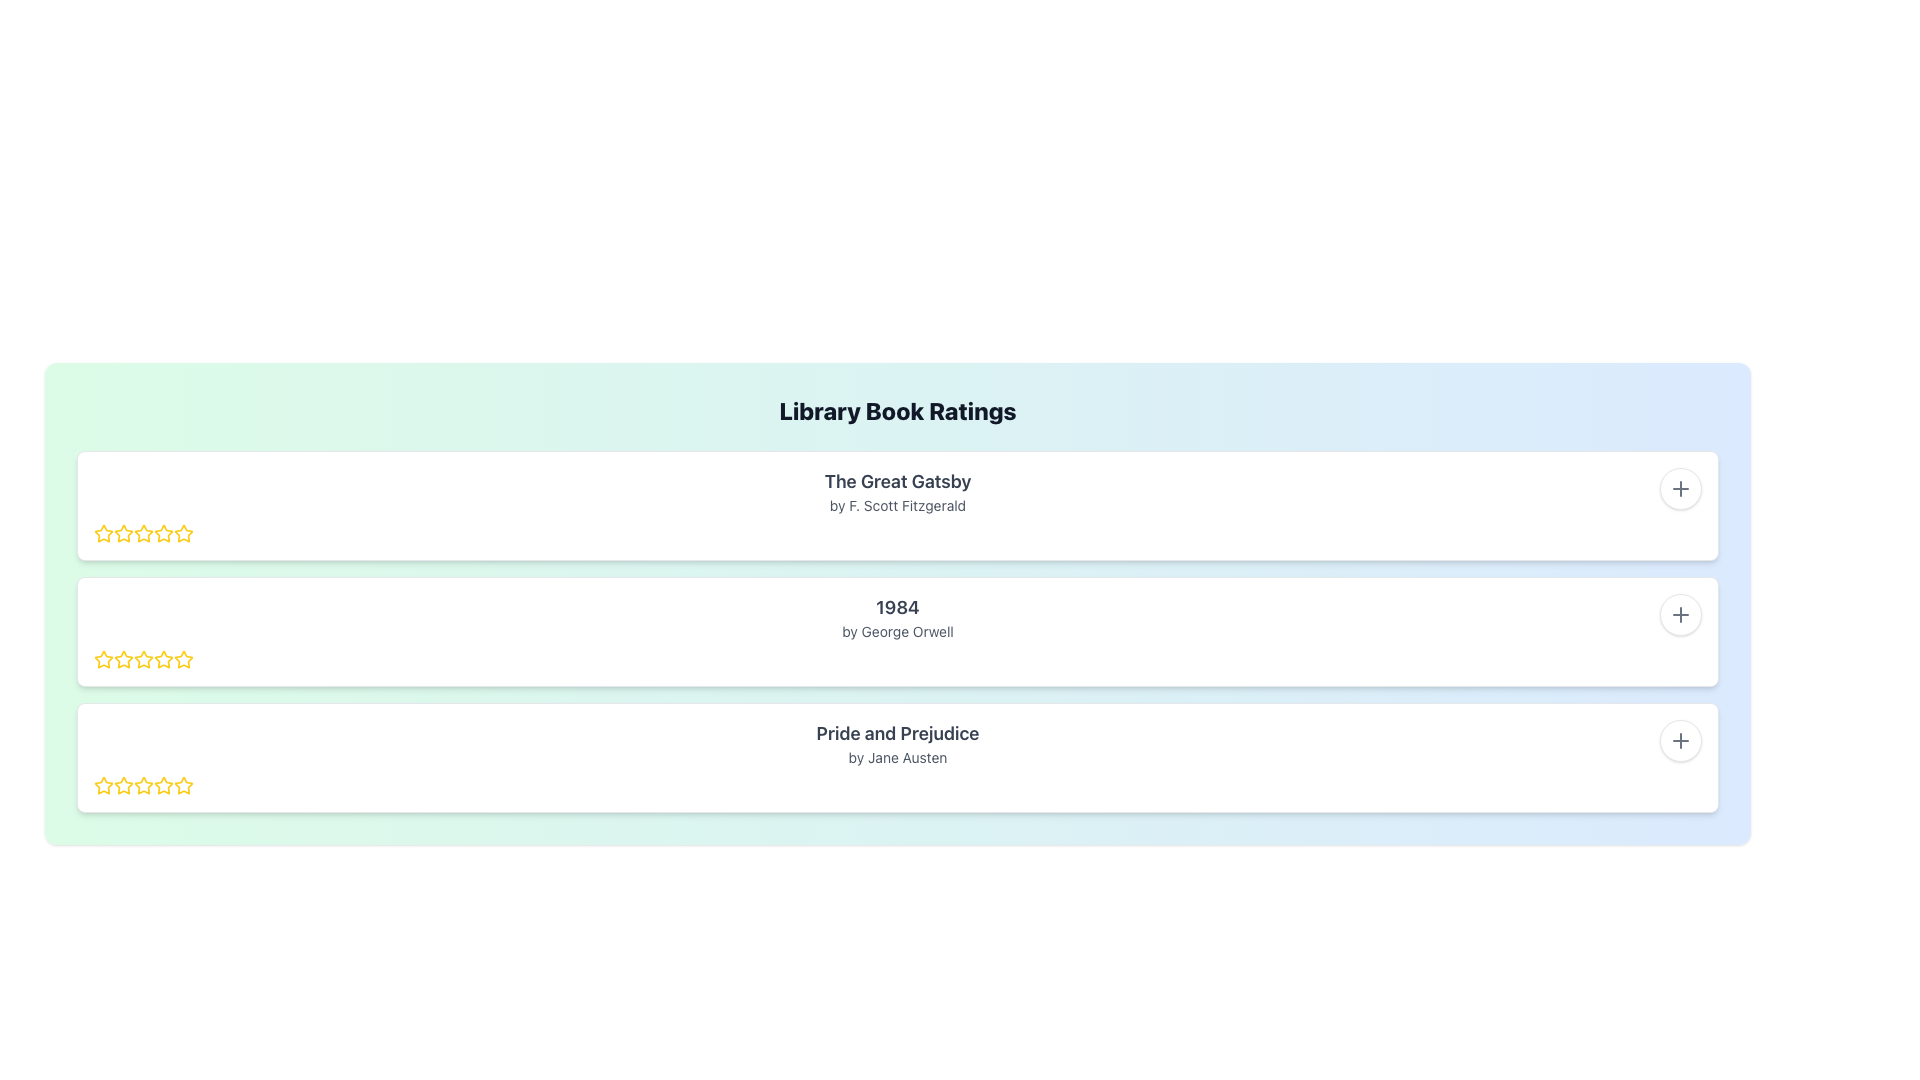 This screenshot has height=1080, width=1920. Describe the element at coordinates (1680, 740) in the screenshot. I see `the circular plus icon located at the top-right corner of the third book entry box for 'Pride and Prejudice' by Jane Austen to initiate an action` at that location.